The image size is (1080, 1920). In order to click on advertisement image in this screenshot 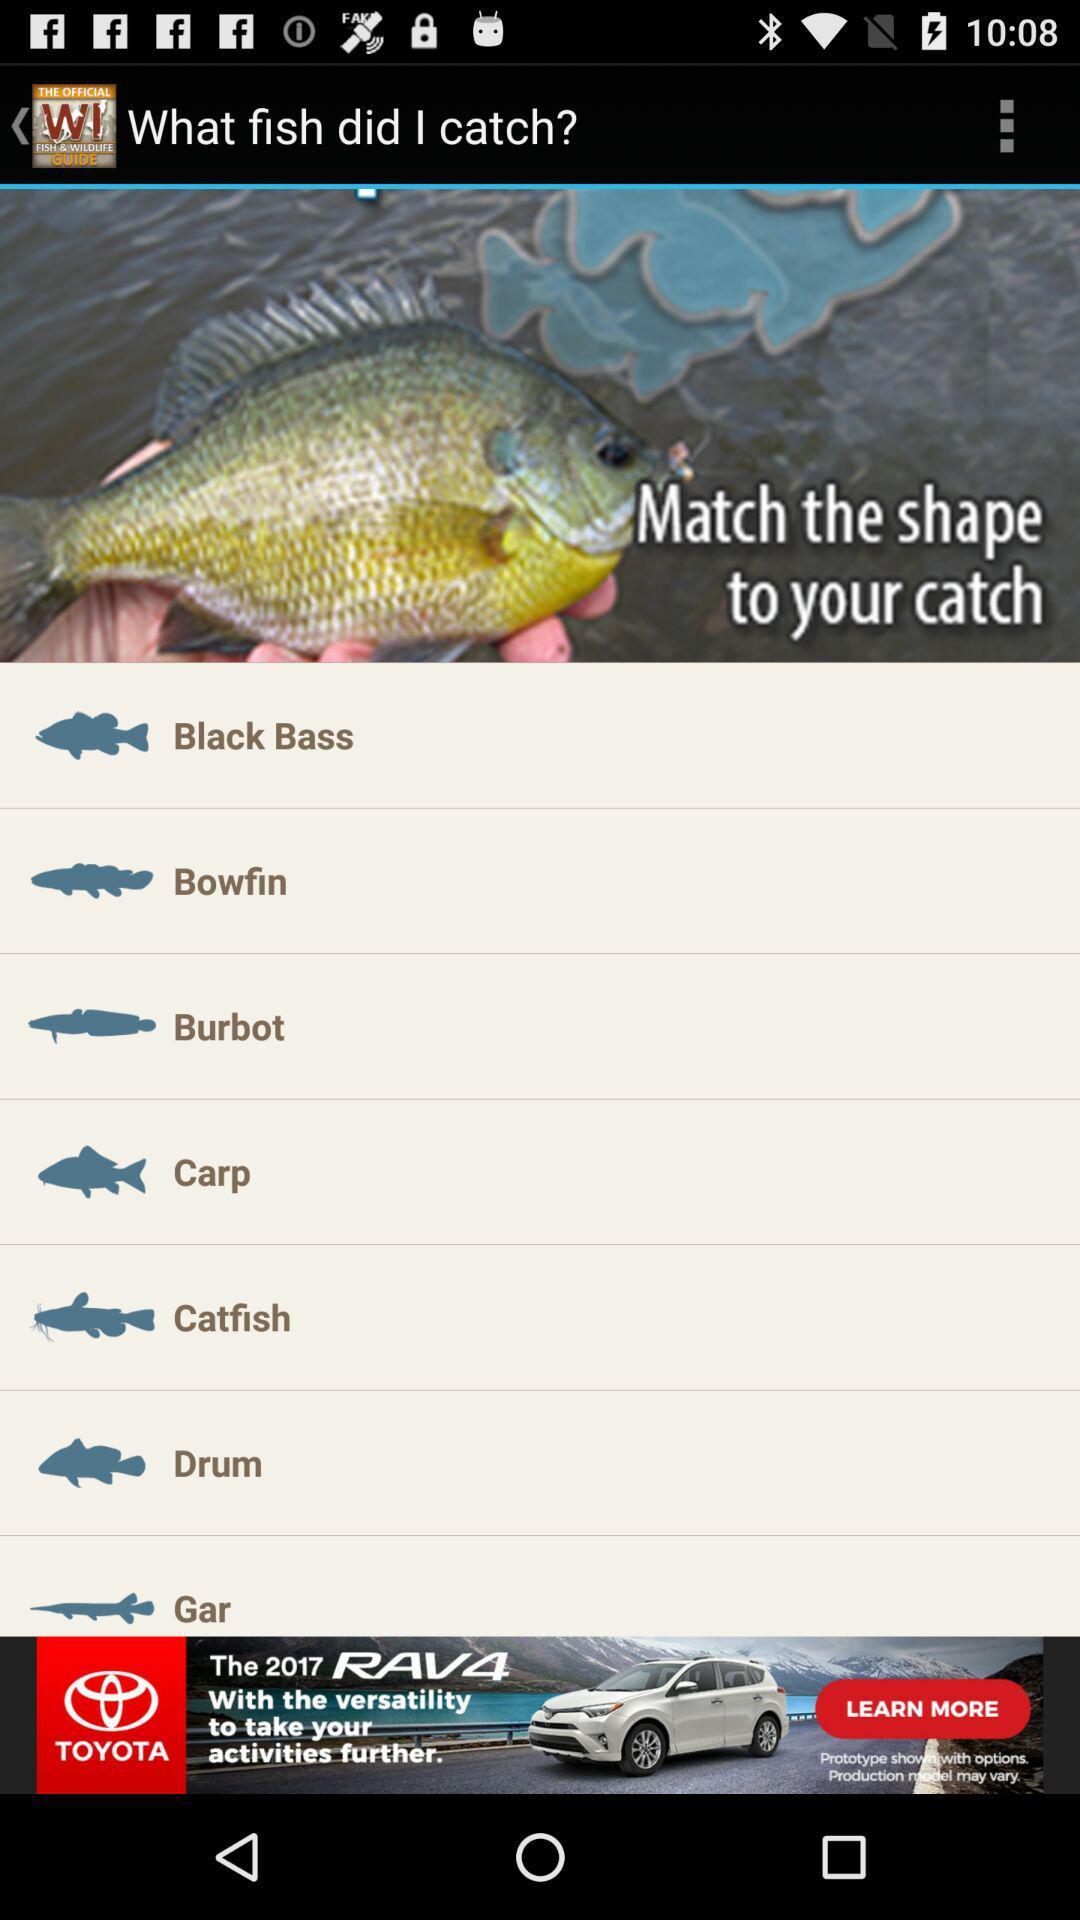, I will do `click(540, 1714)`.